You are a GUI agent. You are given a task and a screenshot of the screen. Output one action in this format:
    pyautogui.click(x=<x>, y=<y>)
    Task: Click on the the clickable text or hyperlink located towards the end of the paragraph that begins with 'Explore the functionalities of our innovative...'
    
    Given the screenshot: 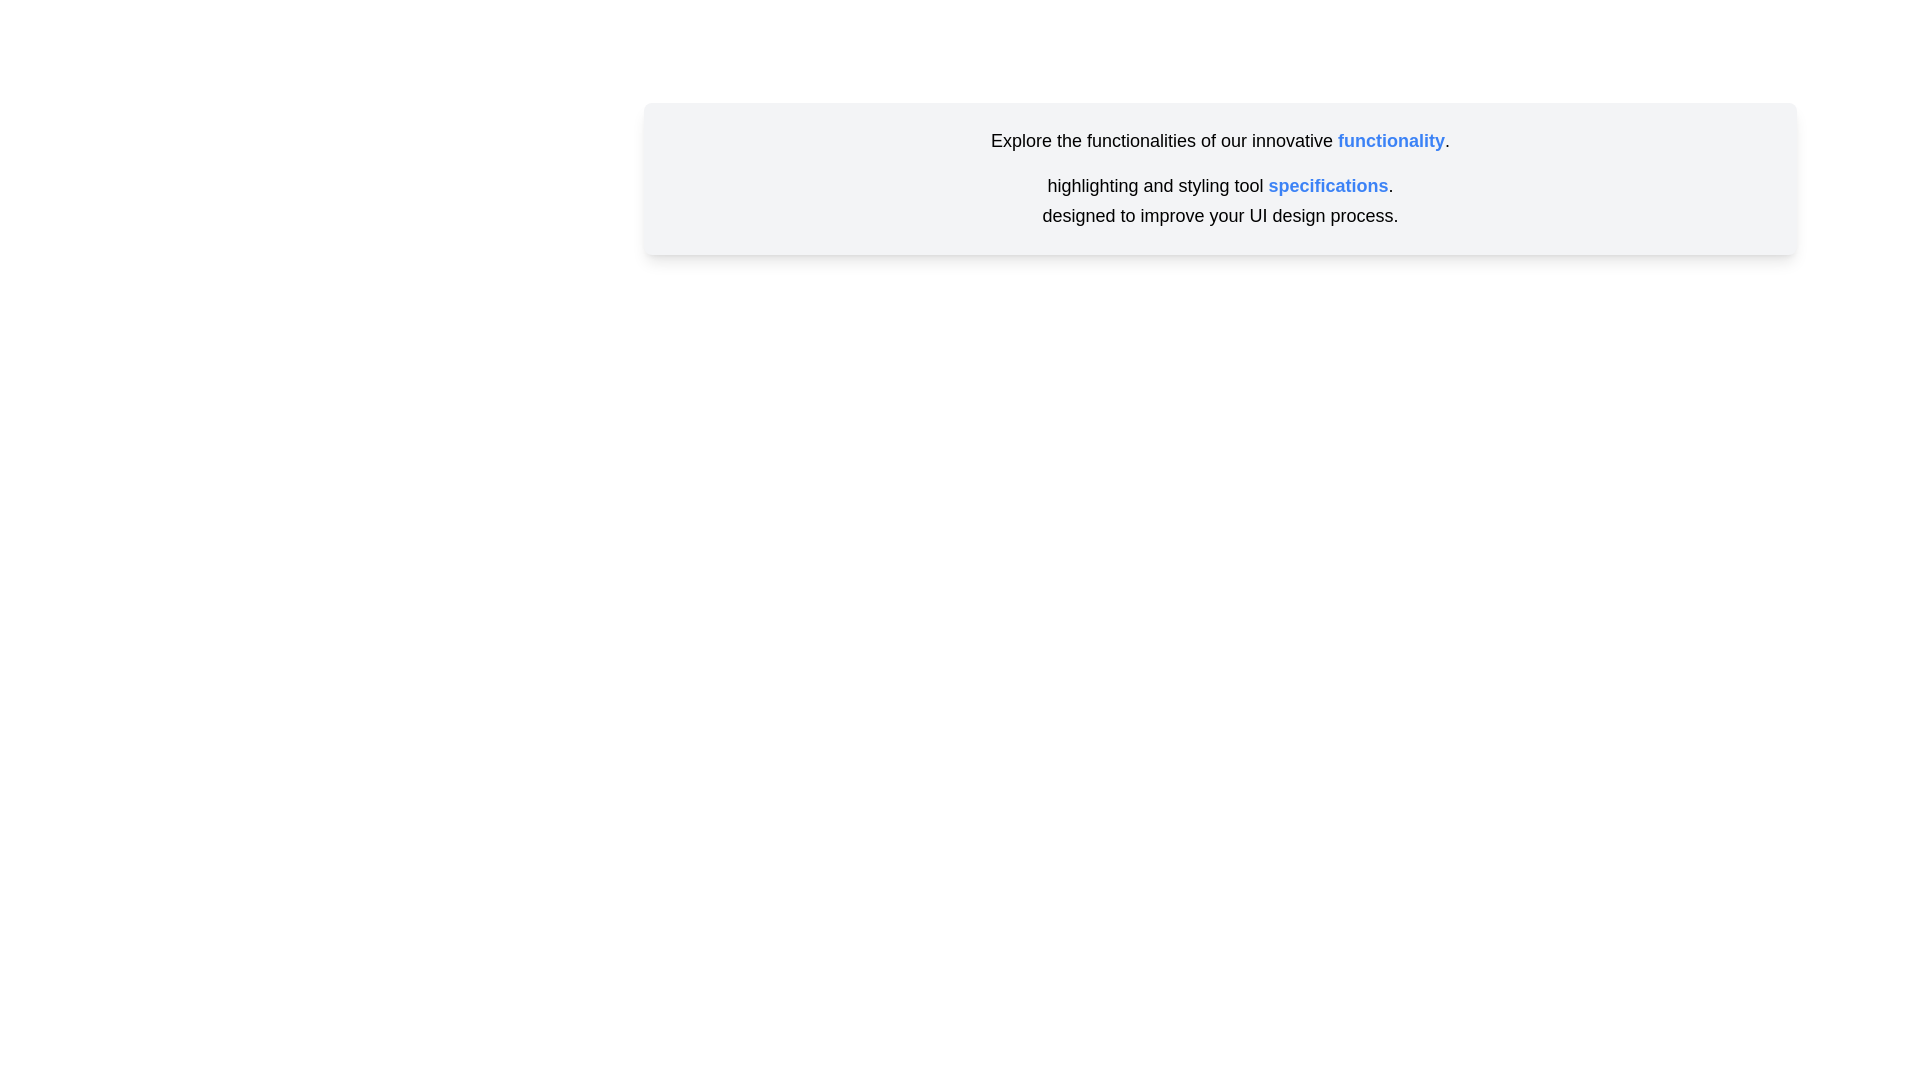 What is the action you would take?
    pyautogui.click(x=1390, y=140)
    